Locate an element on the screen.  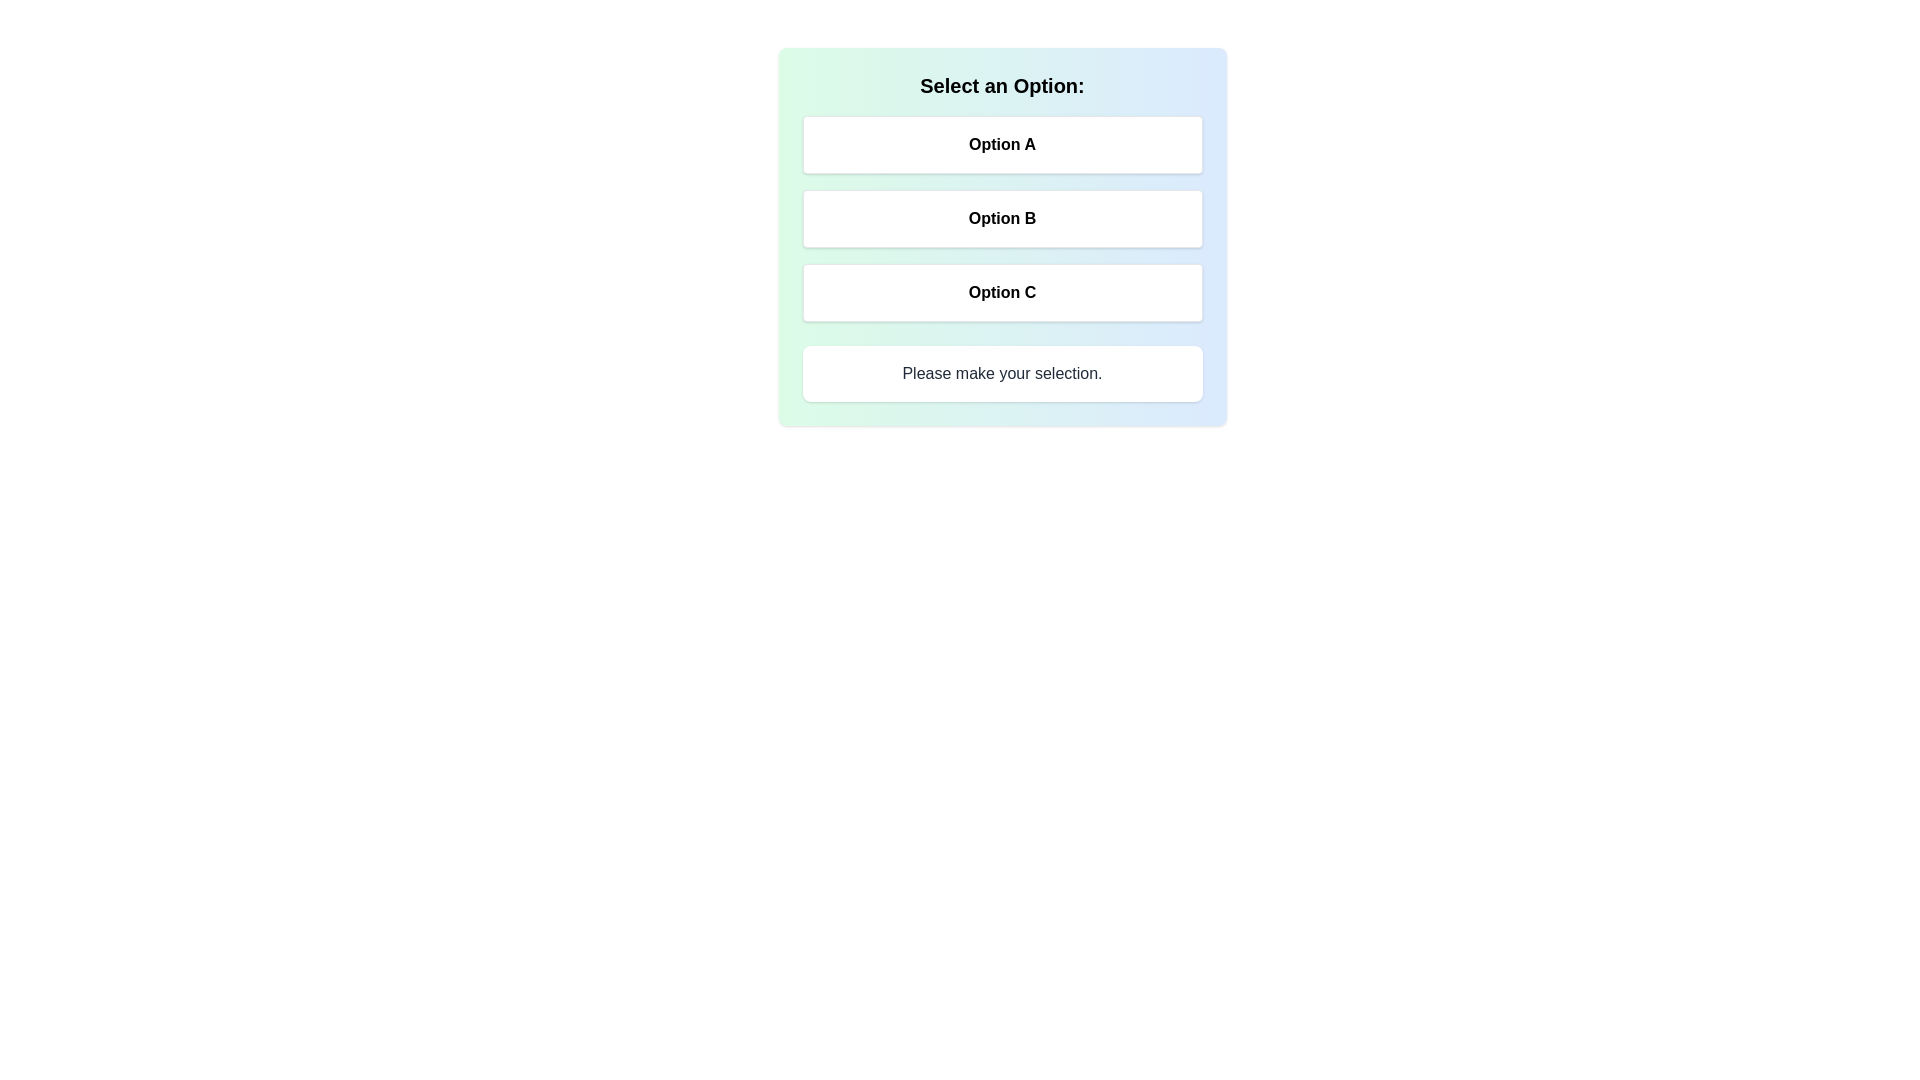
the middle button labeled 'Option B', which is styled as a rectangular button with rounded corners and a white background is located at coordinates (1002, 235).